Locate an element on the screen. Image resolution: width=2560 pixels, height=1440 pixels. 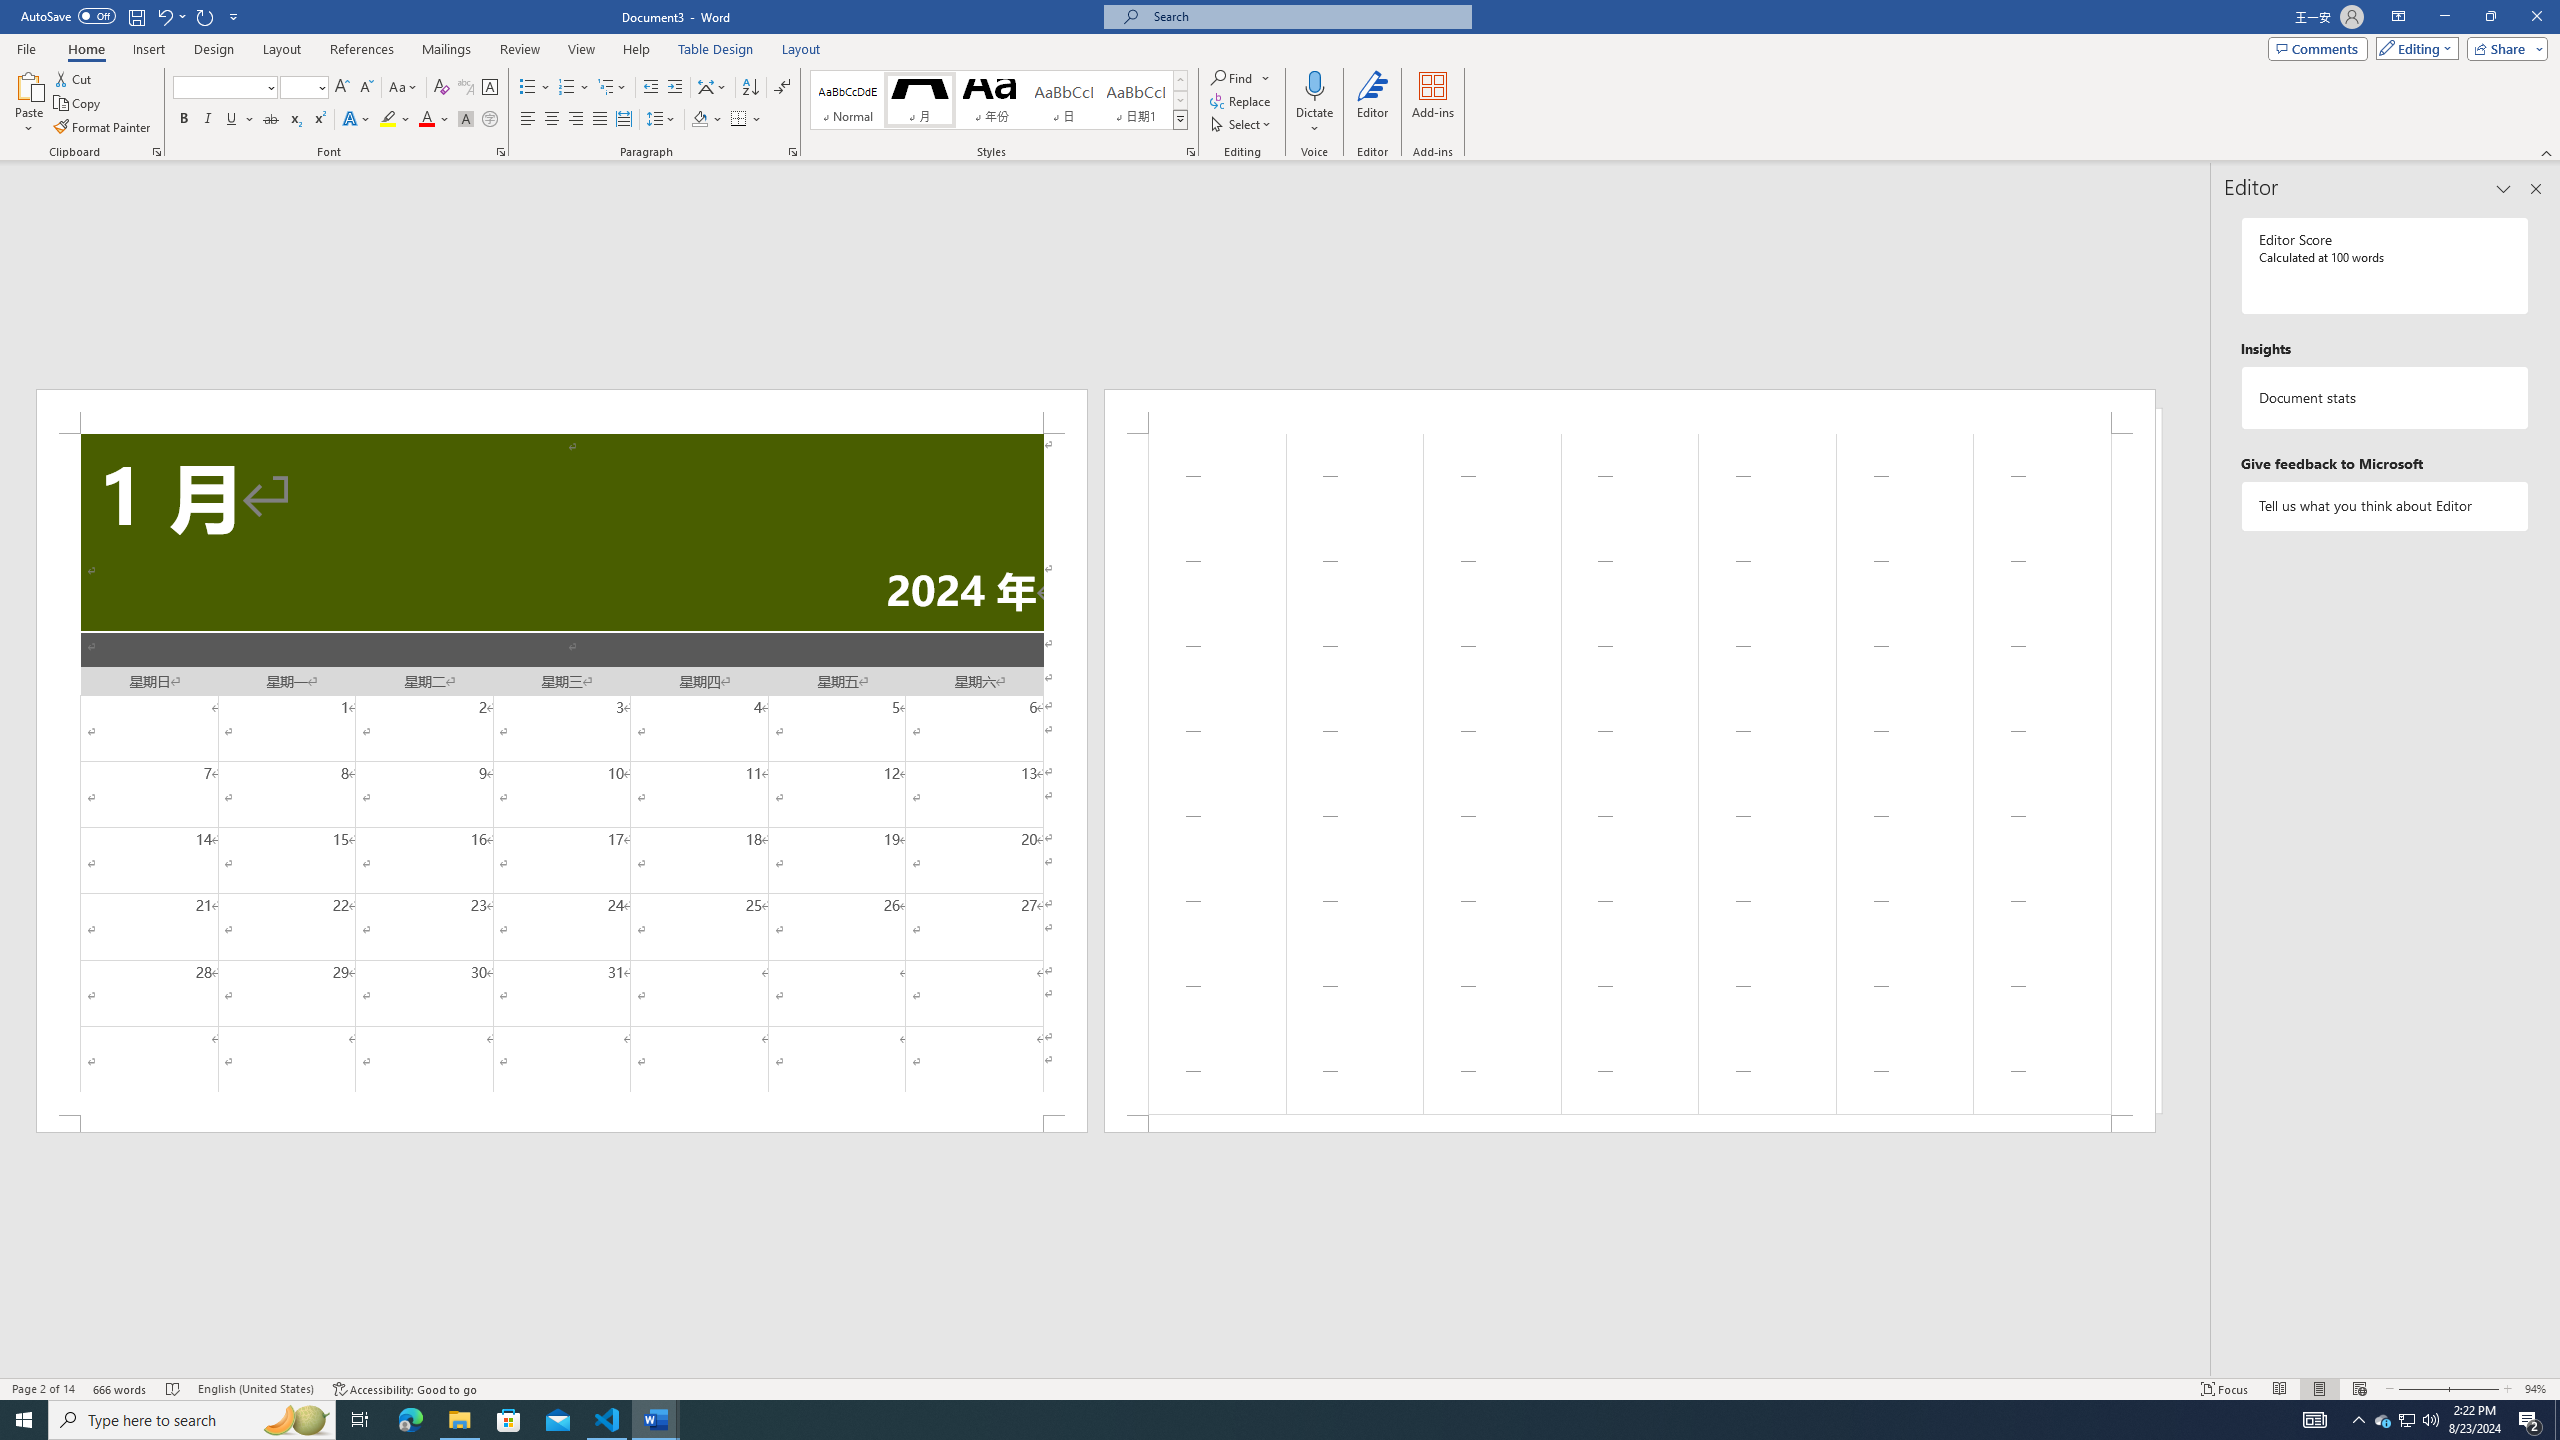
'Page Number Page 2 of 14' is located at coordinates (42, 1389).